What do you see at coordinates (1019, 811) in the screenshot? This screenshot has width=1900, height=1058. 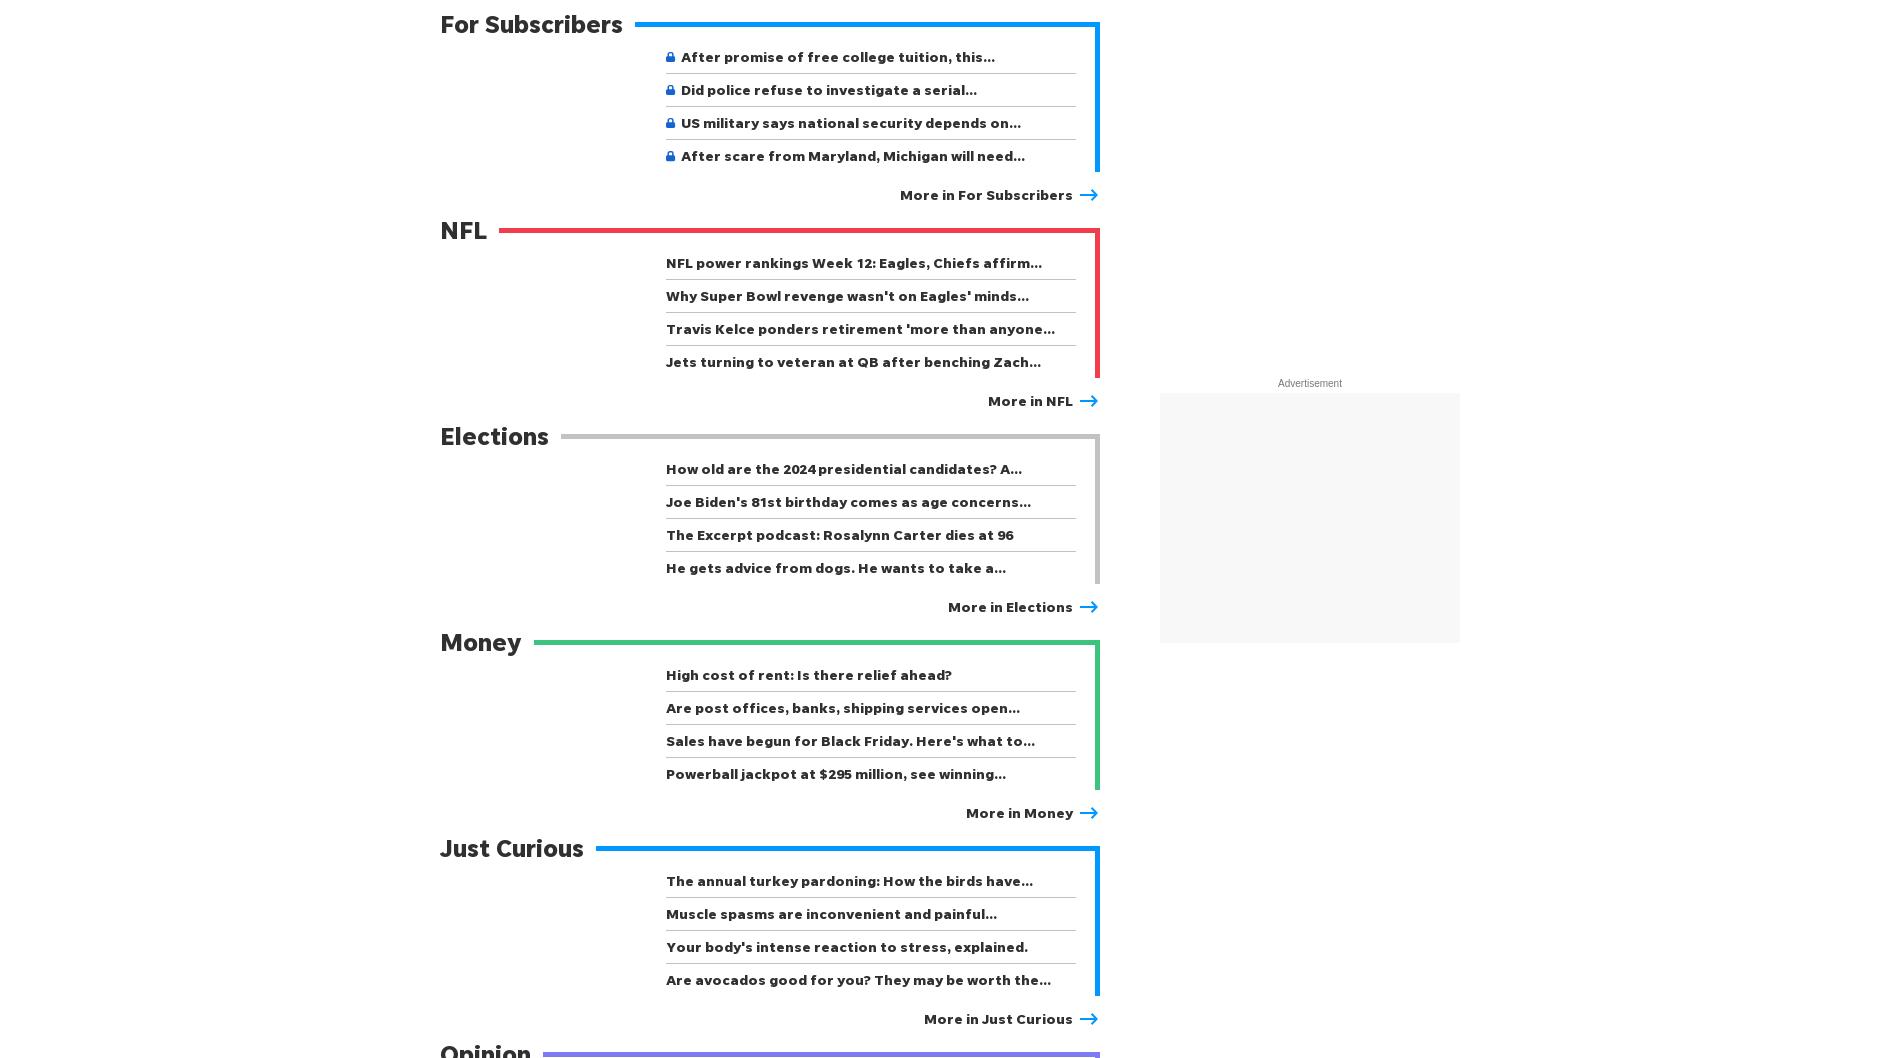 I see `'More in Money'` at bounding box center [1019, 811].